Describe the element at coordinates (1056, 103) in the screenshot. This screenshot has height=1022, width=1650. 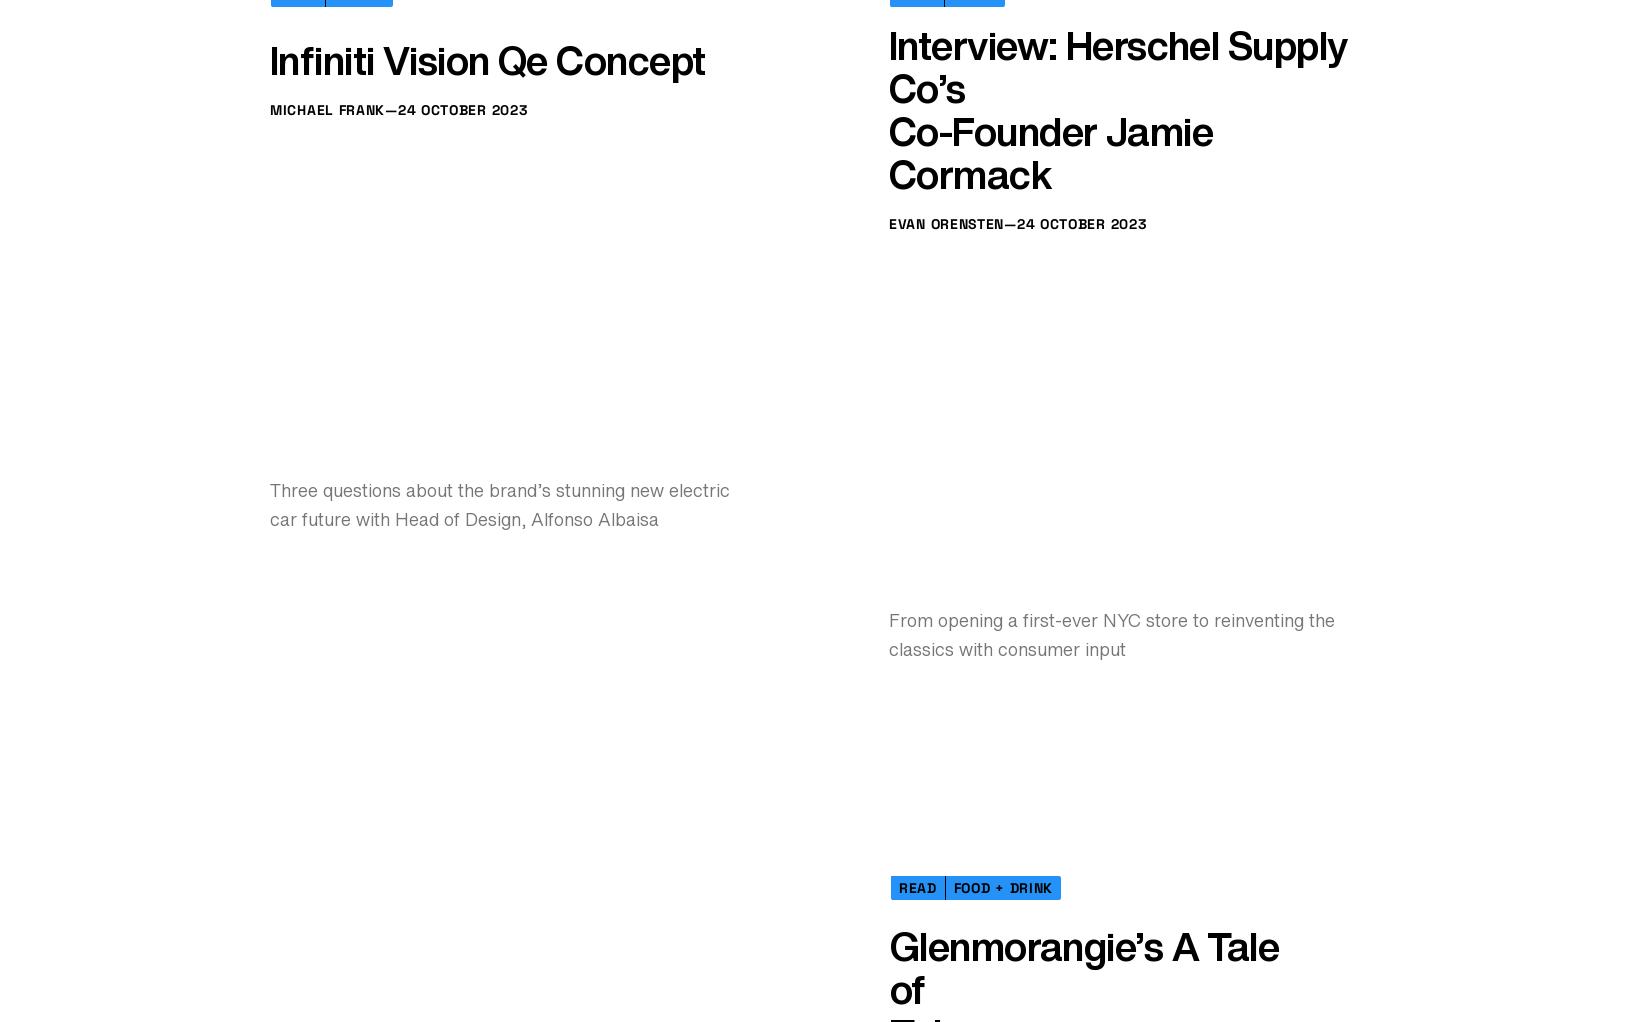
I see `'Inside the ITS Arcademy,'` at that location.